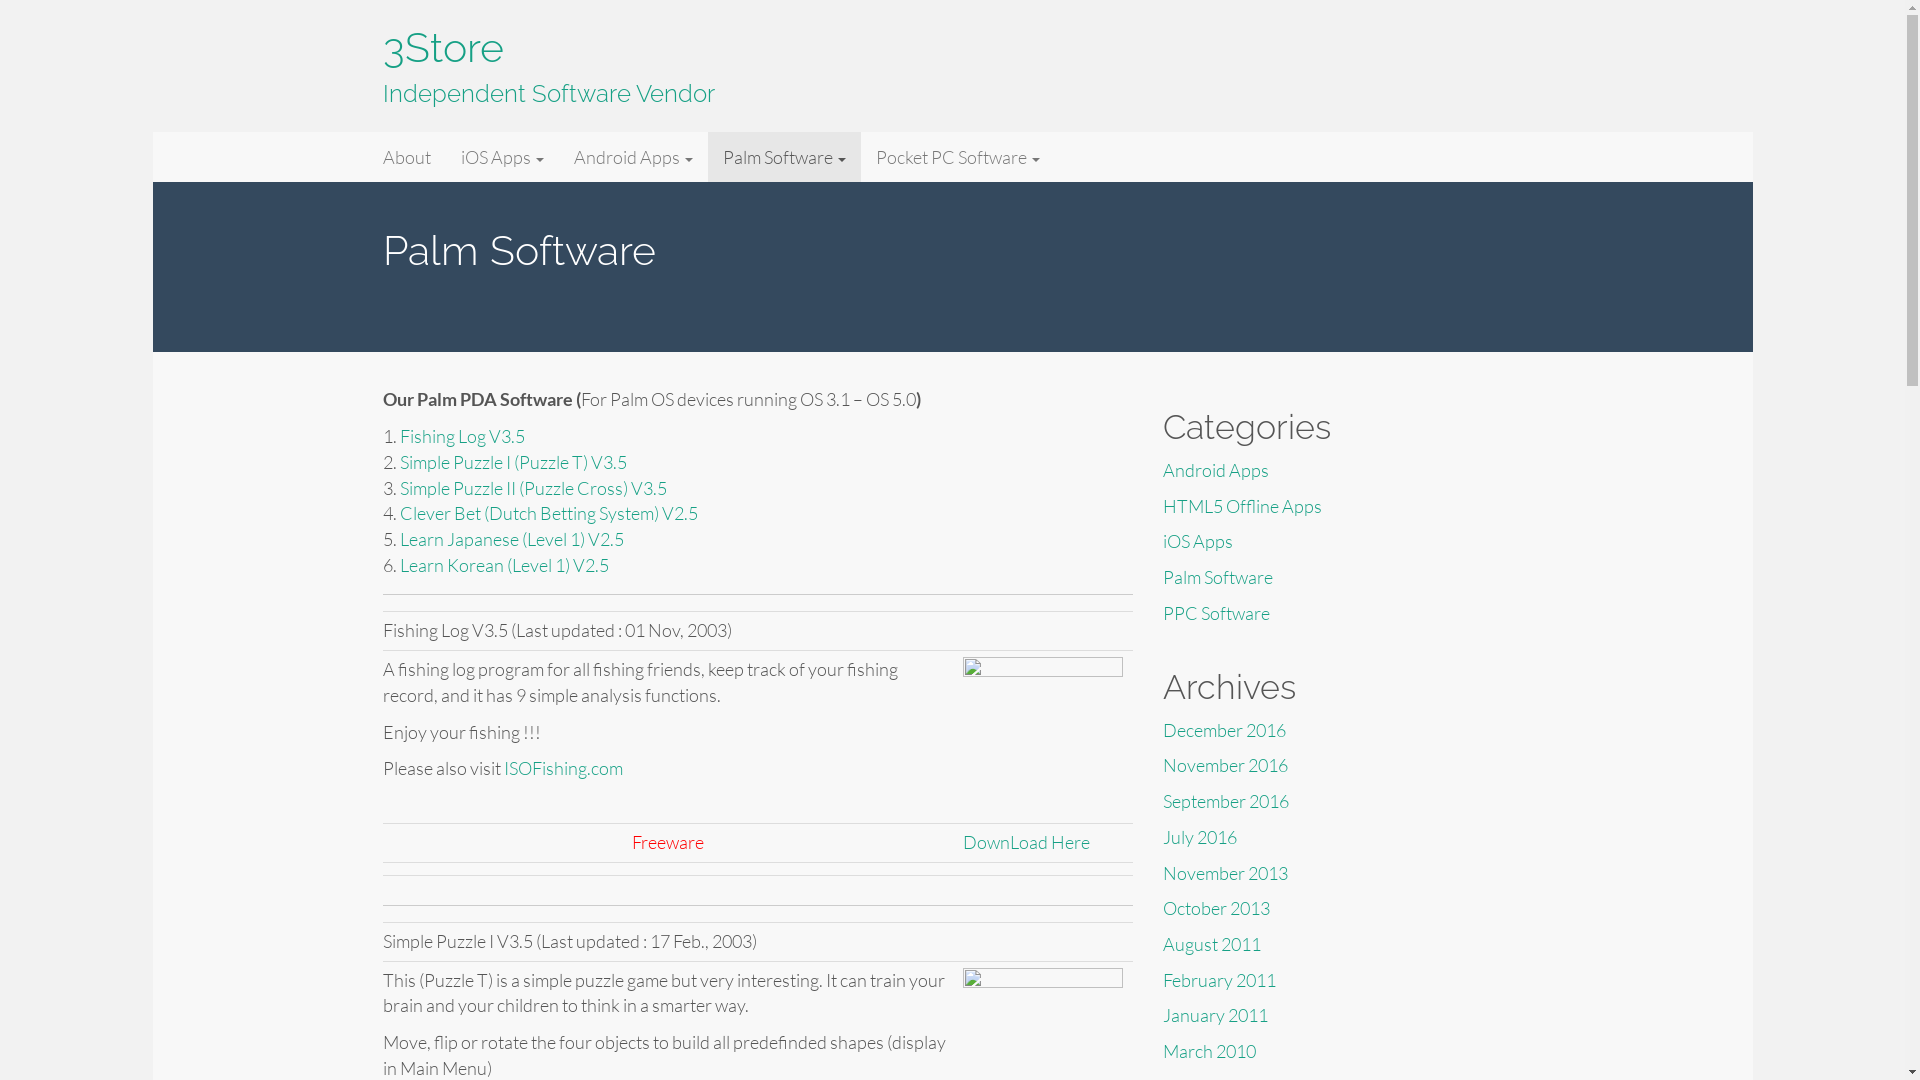 This screenshot has width=1920, height=1080. What do you see at coordinates (548, 512) in the screenshot?
I see `'Clever Bet (Dutch Betting System) V2.5'` at bounding box center [548, 512].